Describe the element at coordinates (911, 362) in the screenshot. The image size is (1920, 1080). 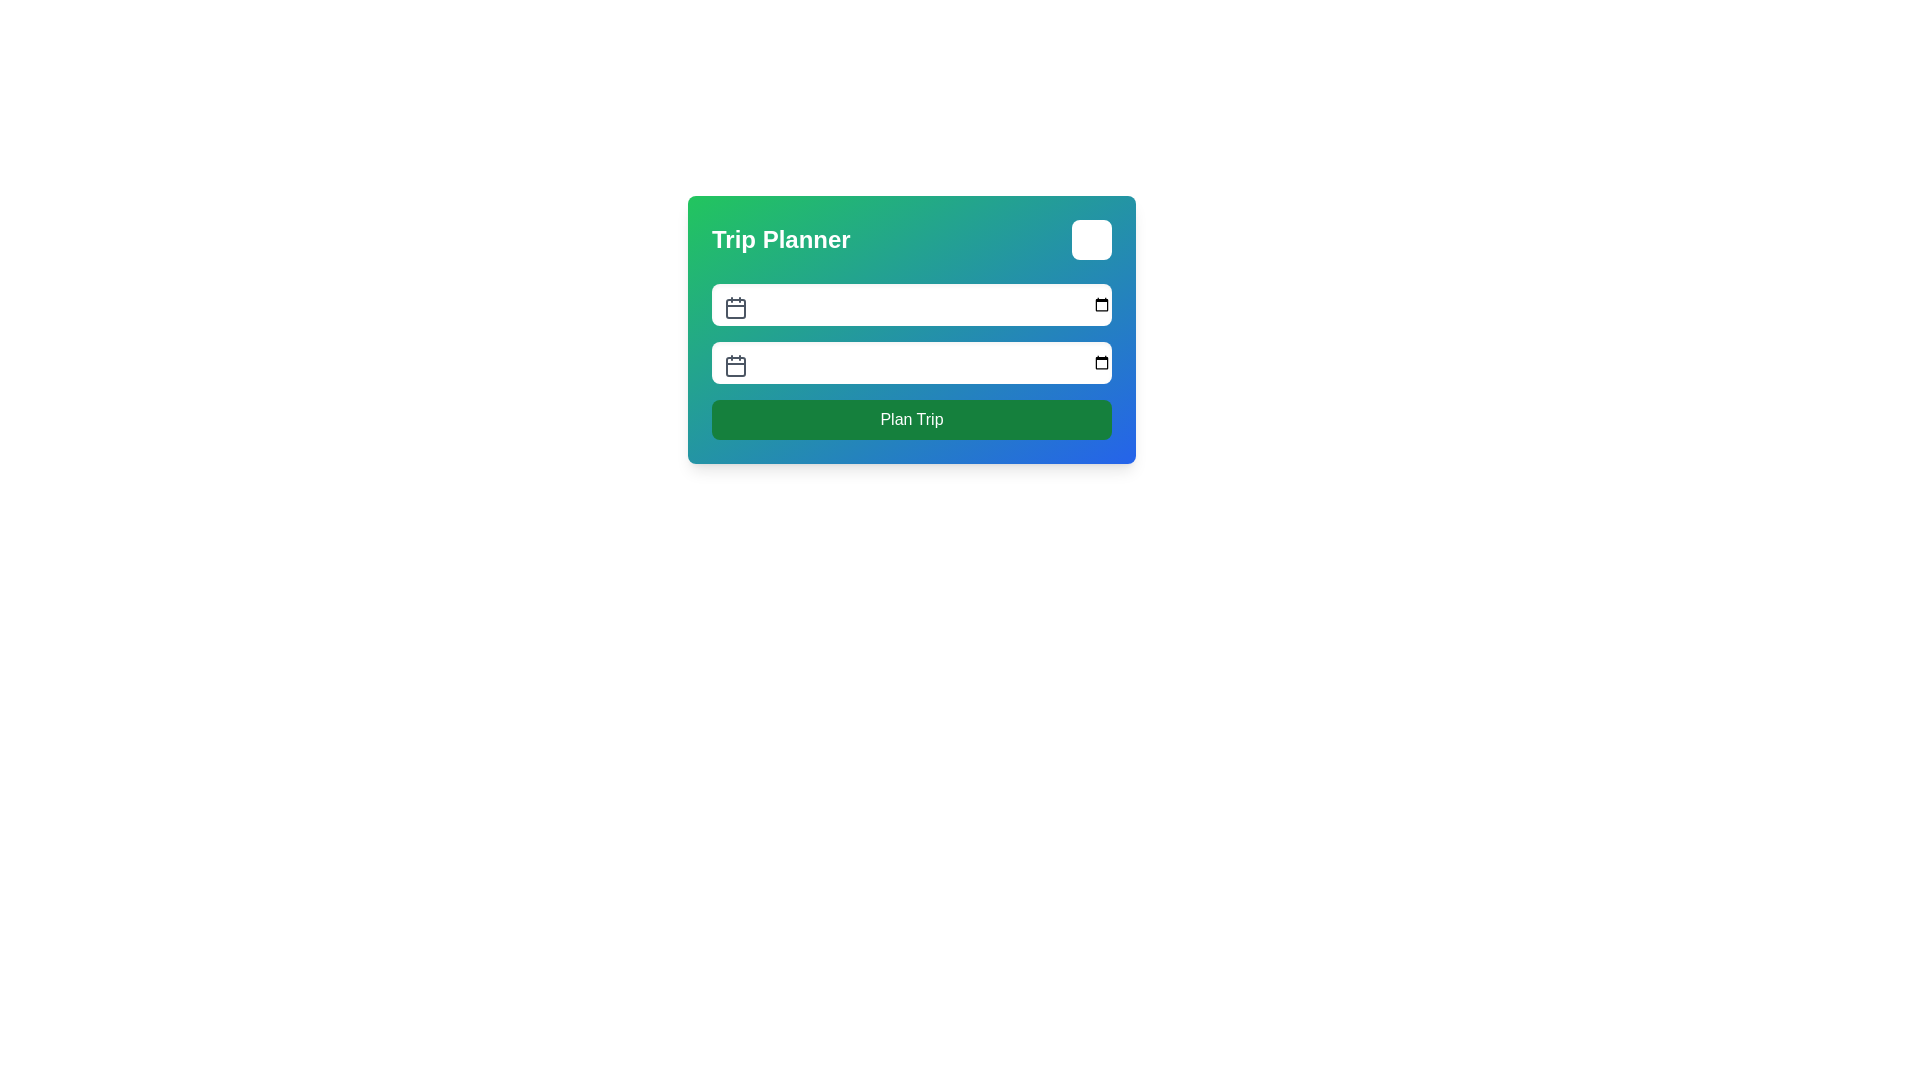
I see `the Date Picker Input field, which is styled with a white background and rounded corners, to input a date` at that location.